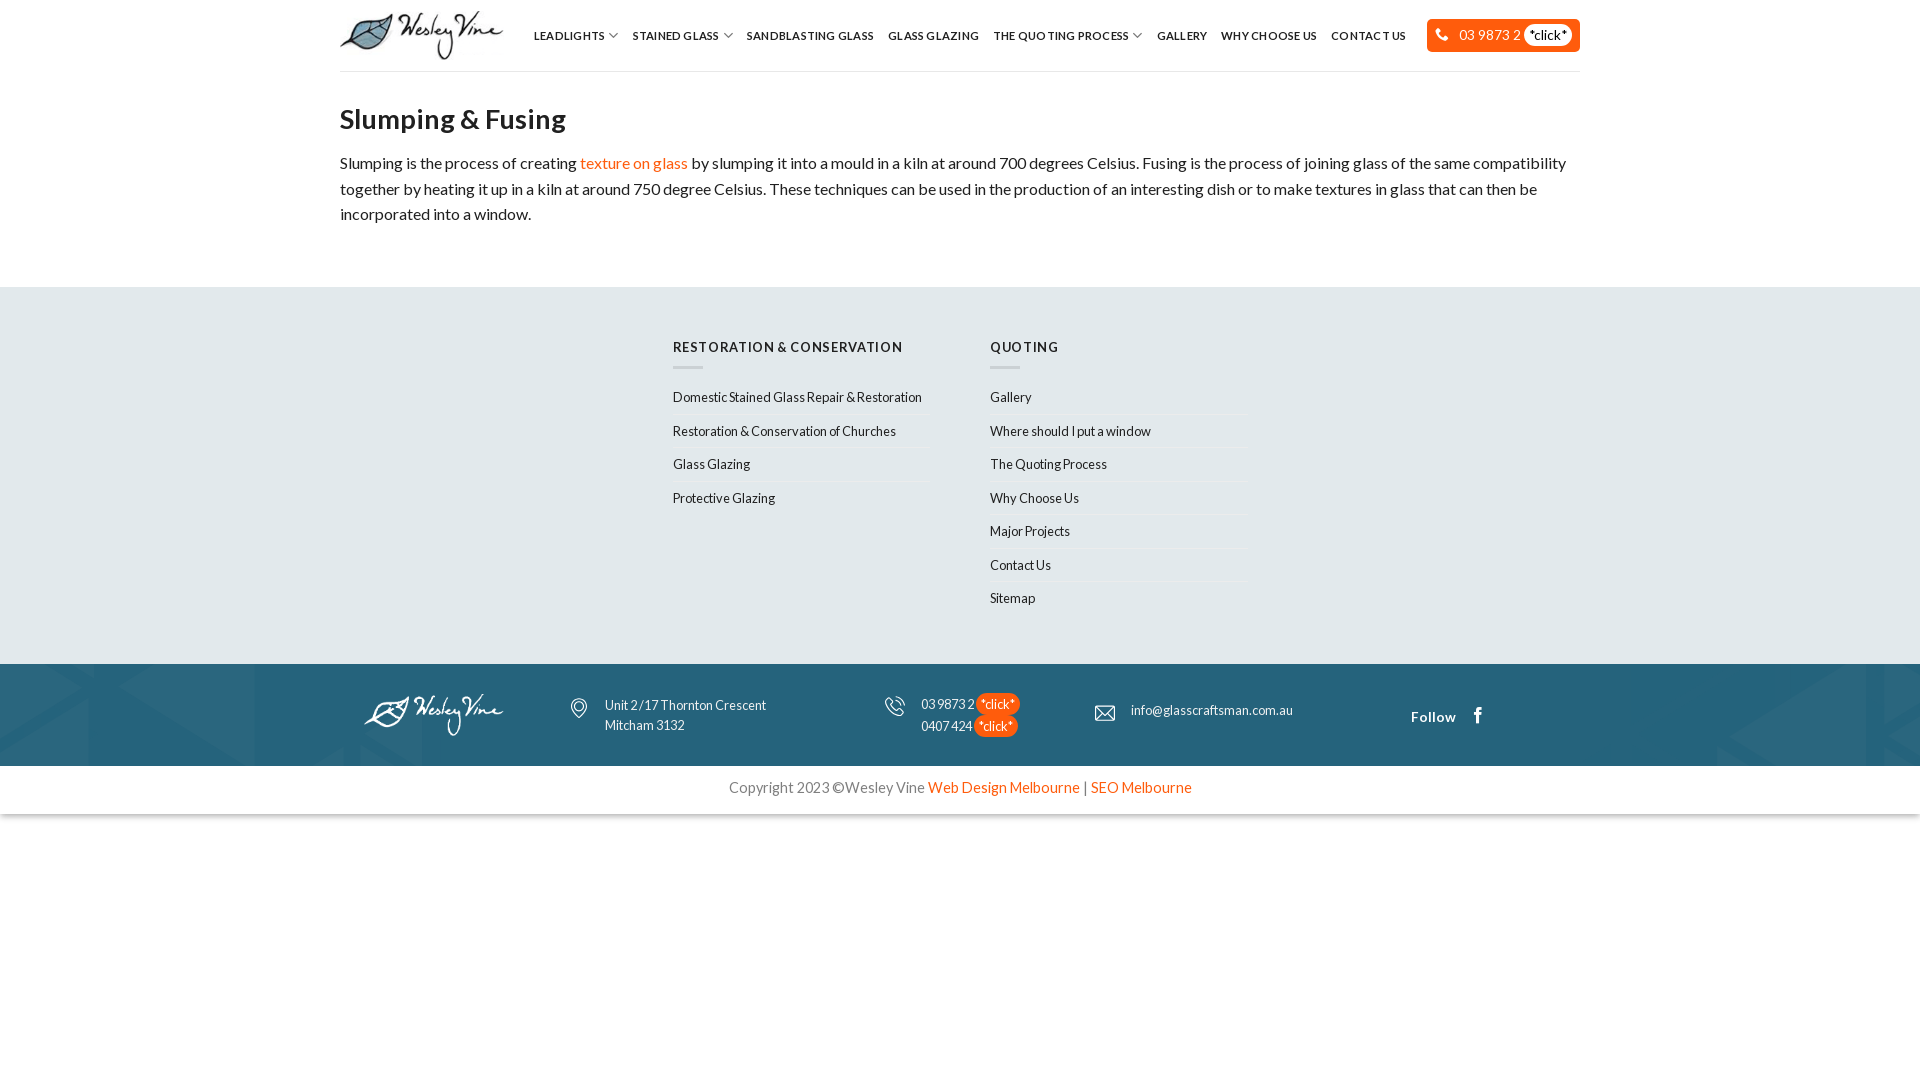  Describe the element at coordinates (1478, 715) in the screenshot. I see `'Follow on Facebook'` at that location.